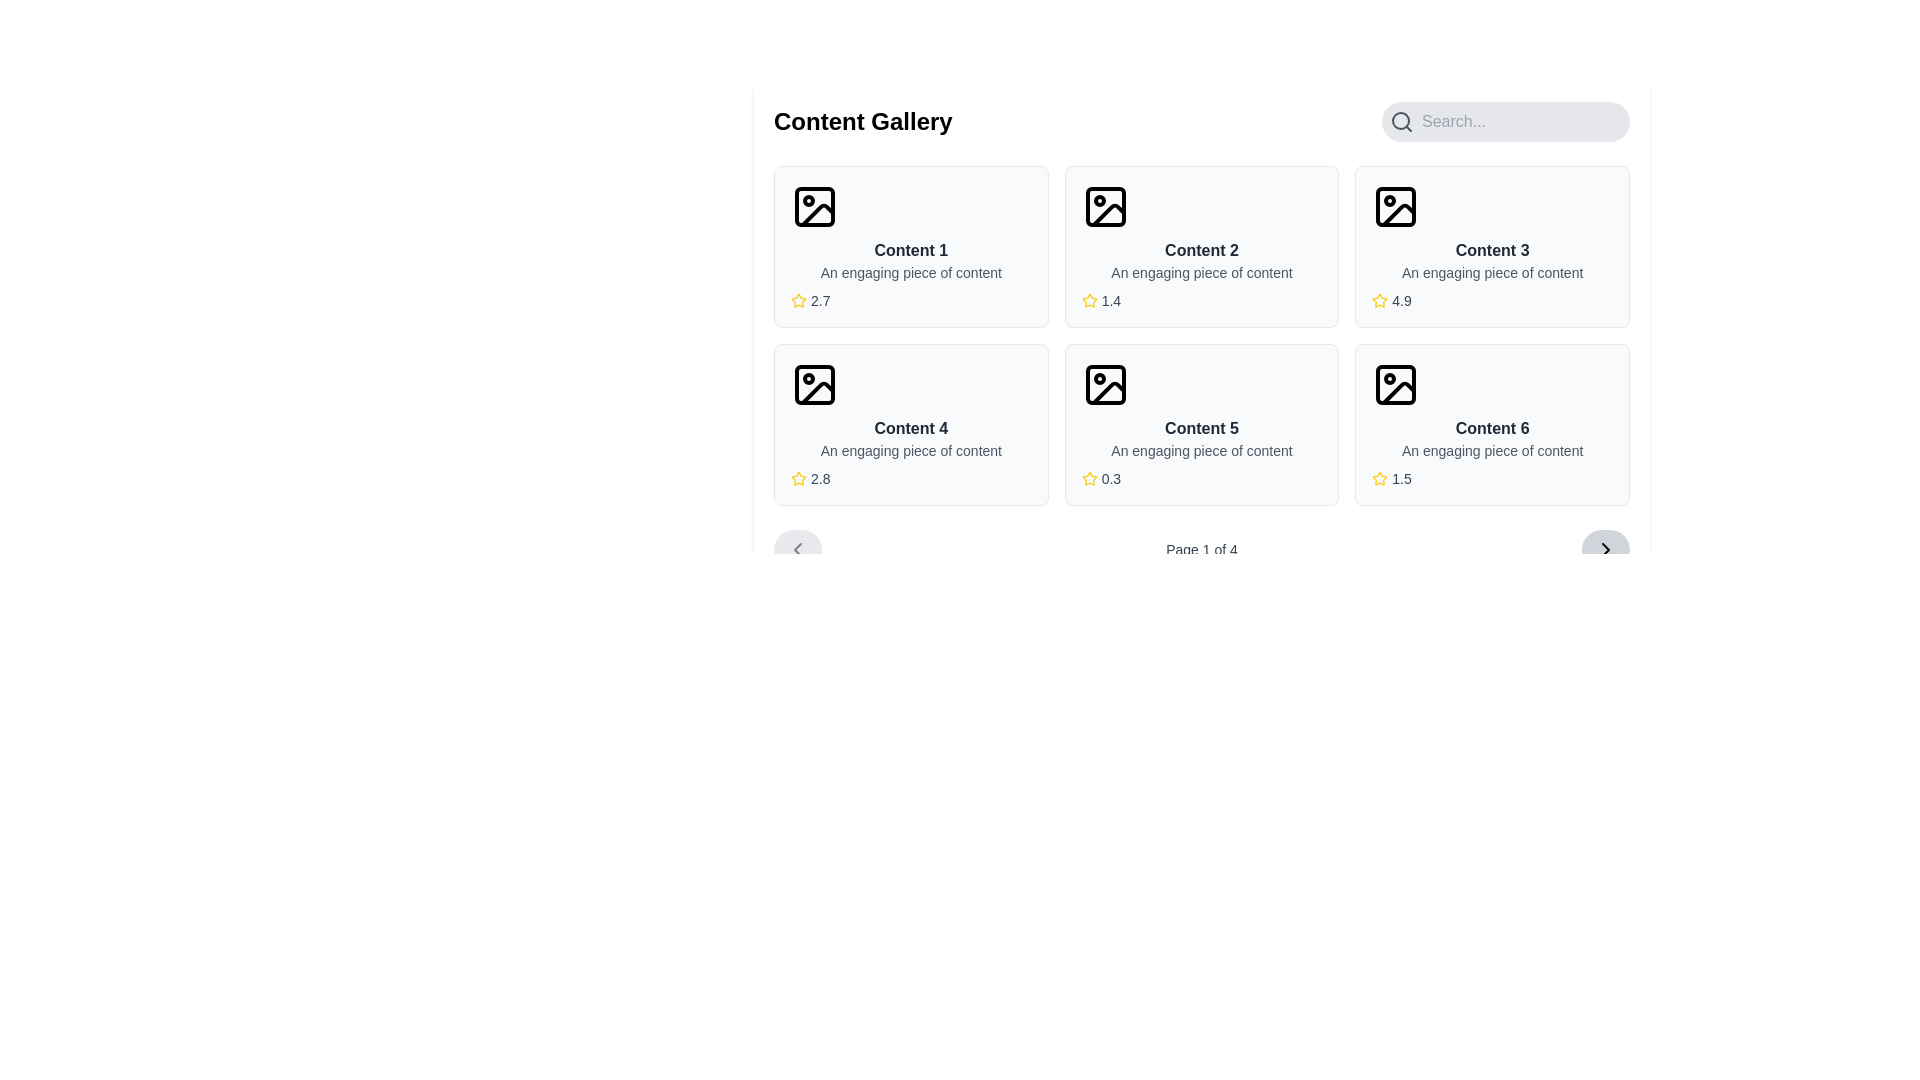 The height and width of the screenshot is (1080, 1920). I want to click on the placeholder image icon located at the top-center of the 'Content 2' panel to understand the missing image content, so click(1104, 207).